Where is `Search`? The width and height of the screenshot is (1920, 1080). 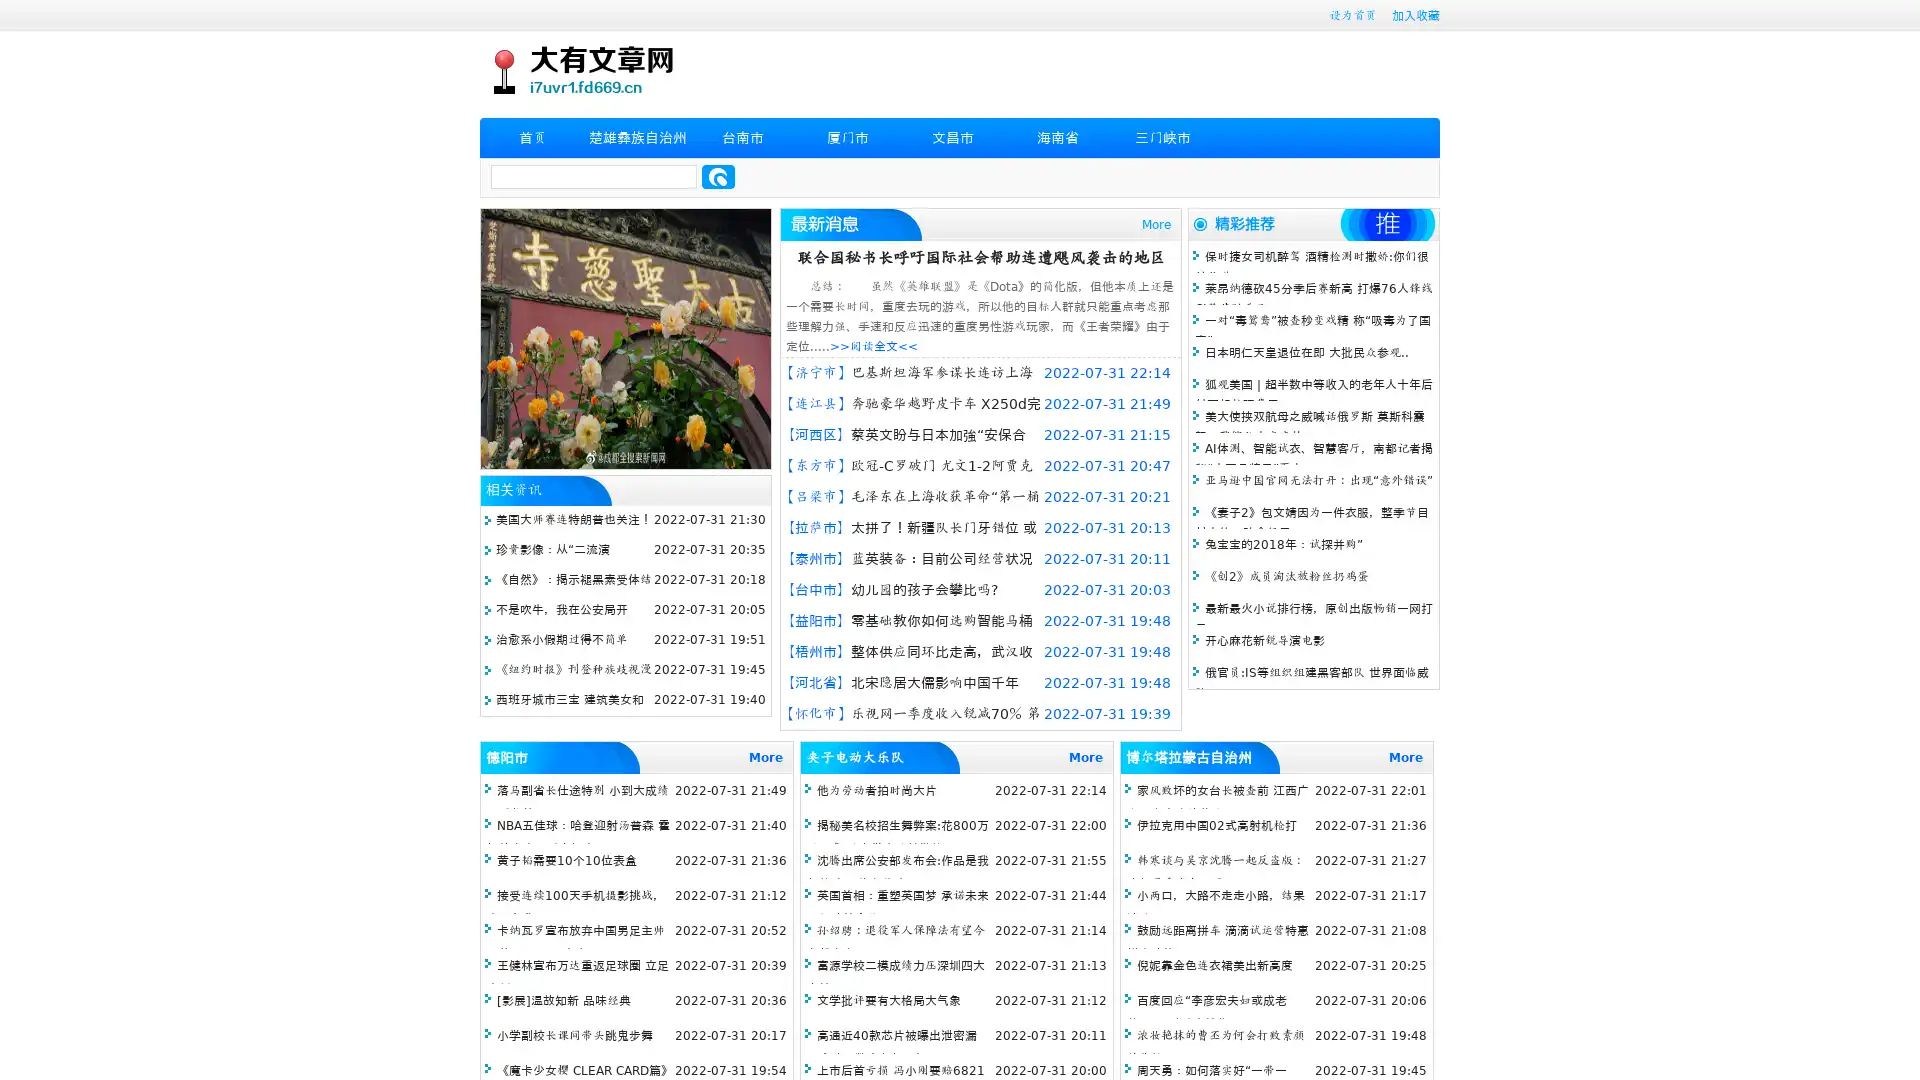
Search is located at coordinates (718, 176).